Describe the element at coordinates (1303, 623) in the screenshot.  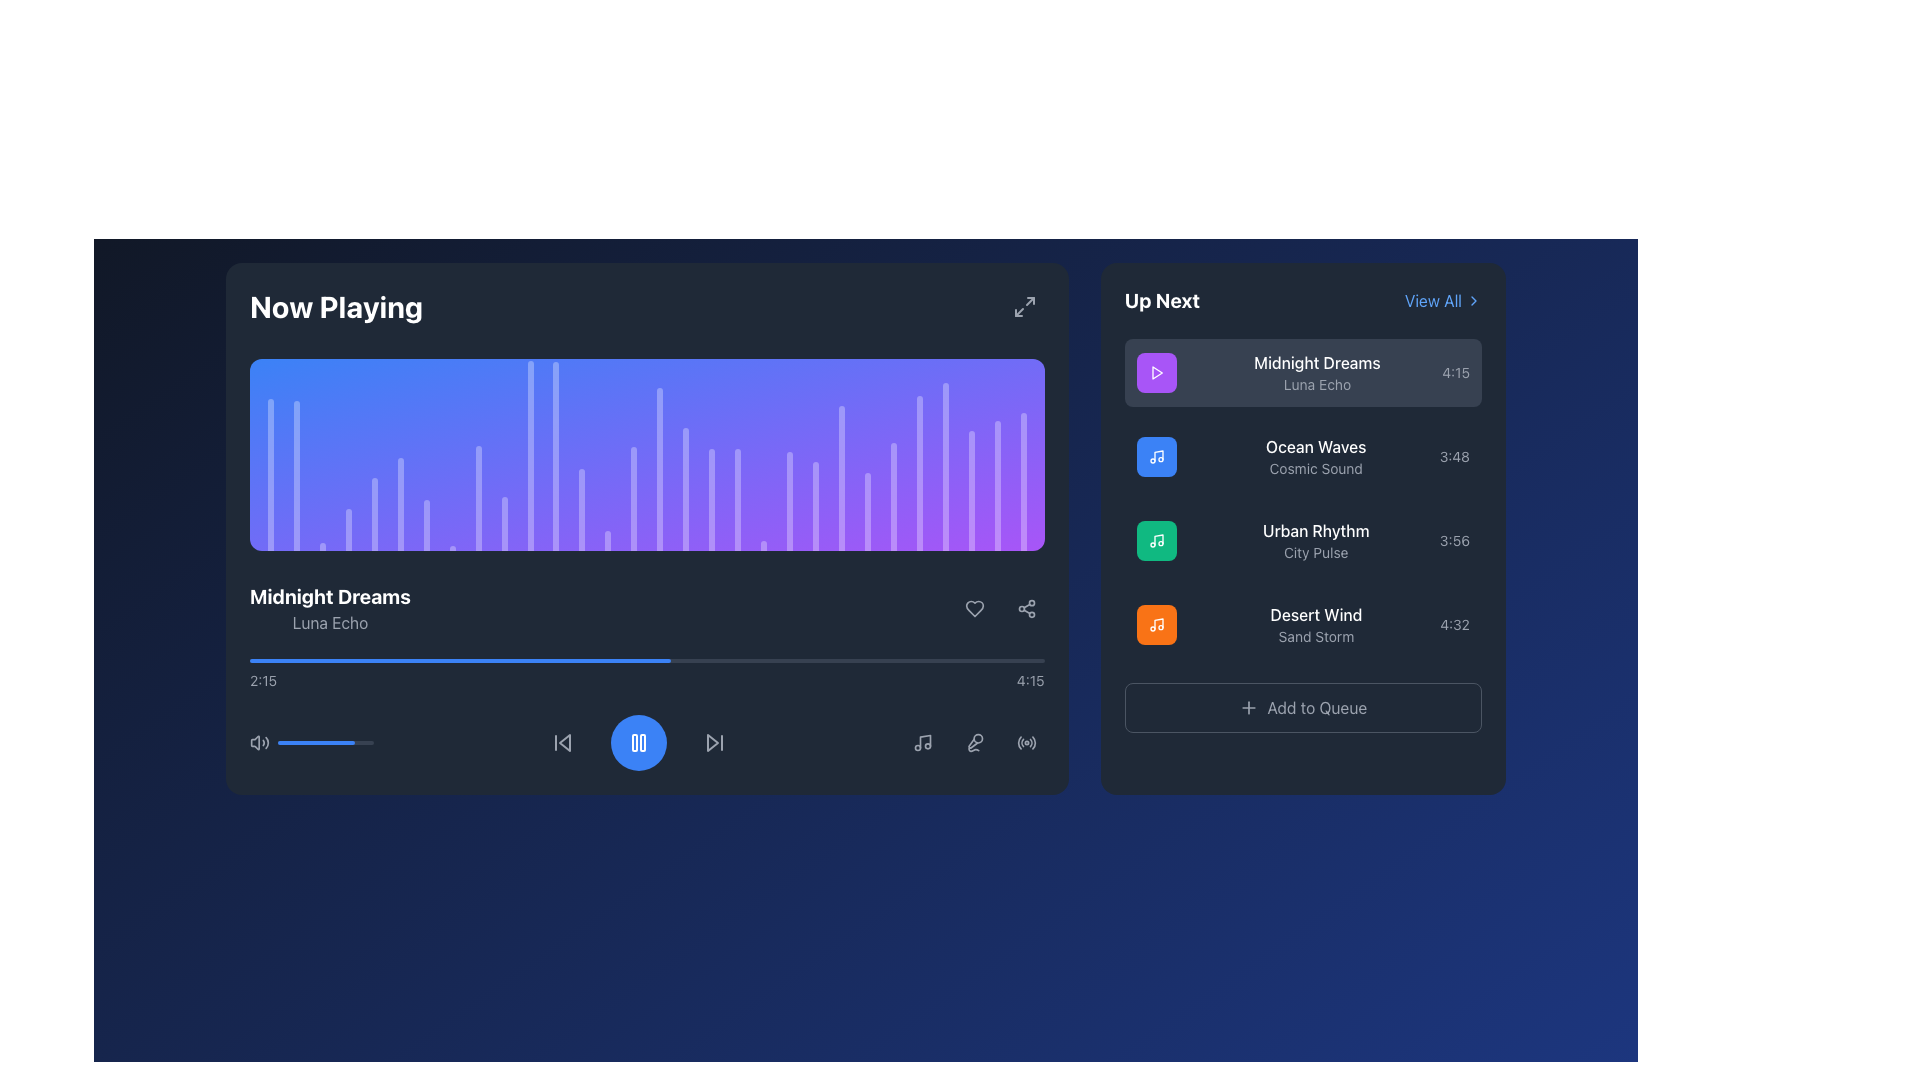
I see `the fourth item in the music playlist labeled 'Desert Wind'` at that location.